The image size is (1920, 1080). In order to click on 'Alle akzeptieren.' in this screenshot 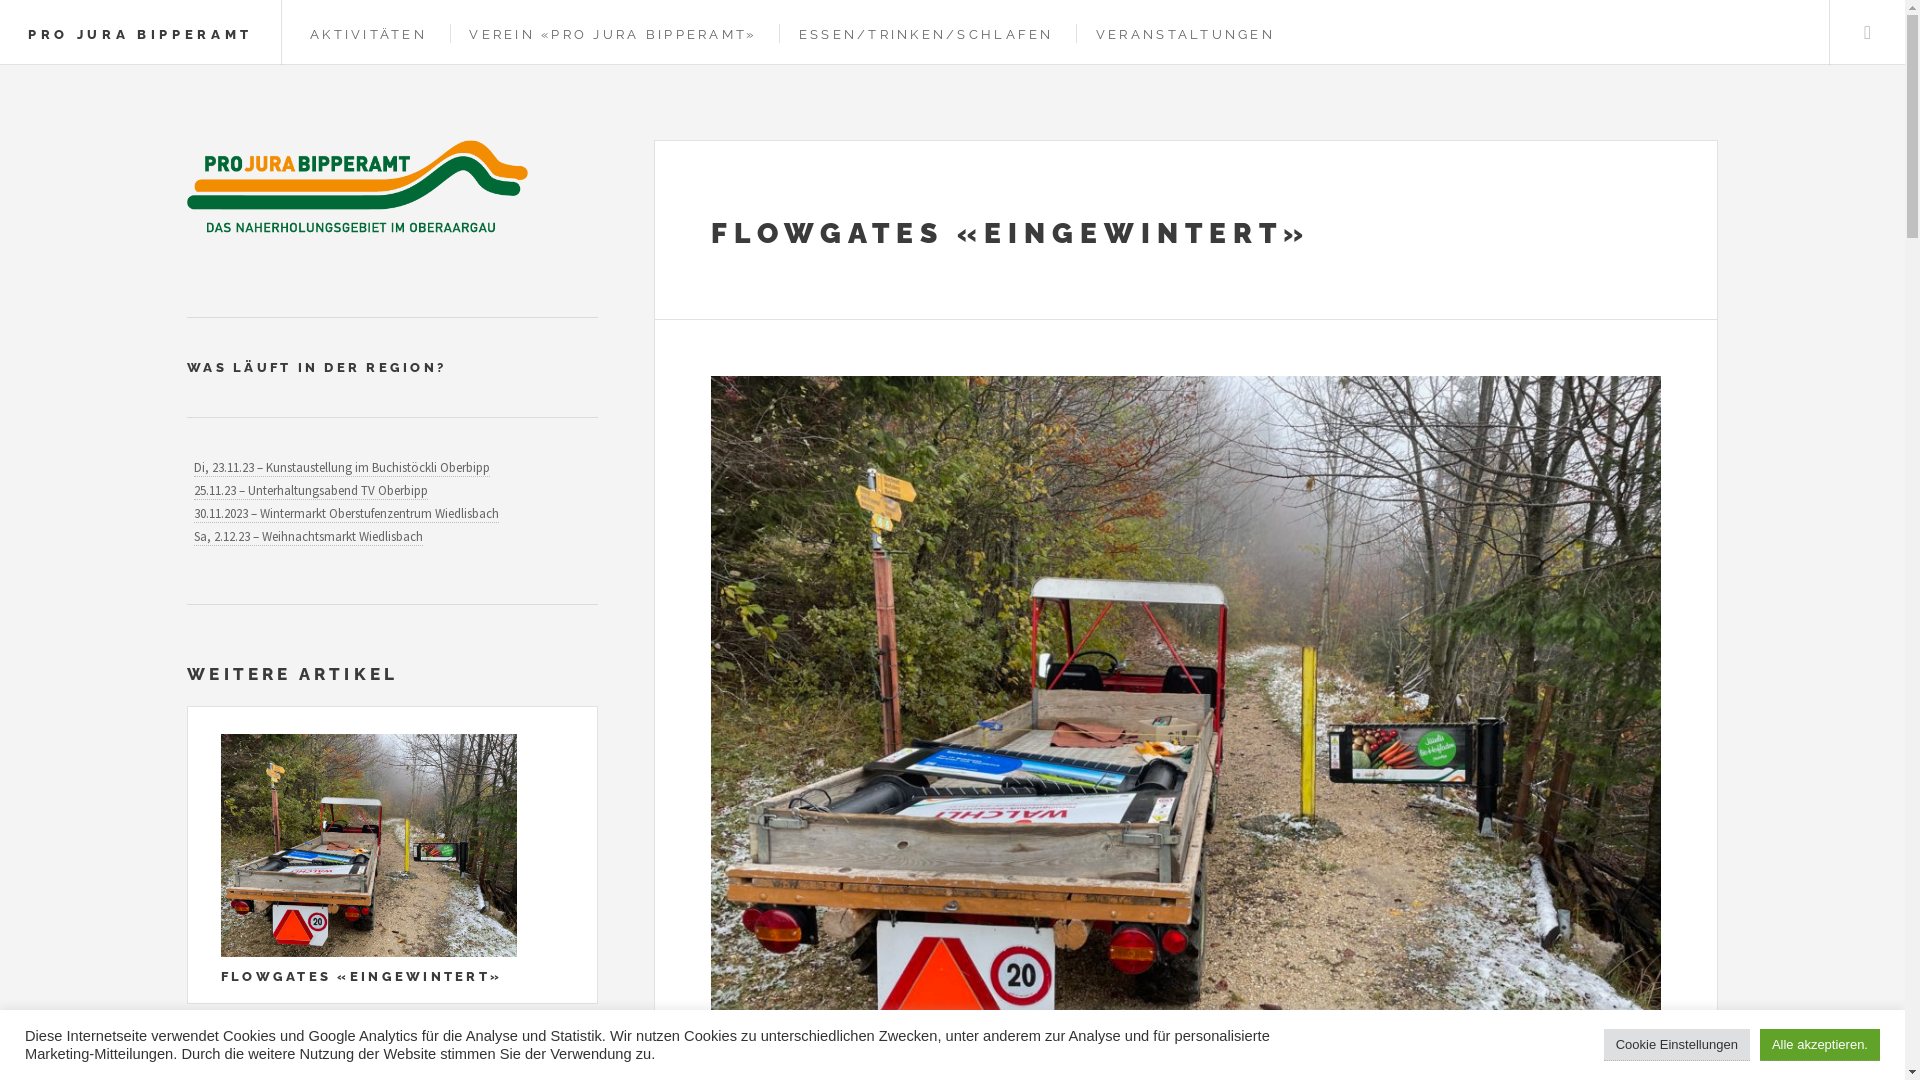, I will do `click(1760, 1044)`.